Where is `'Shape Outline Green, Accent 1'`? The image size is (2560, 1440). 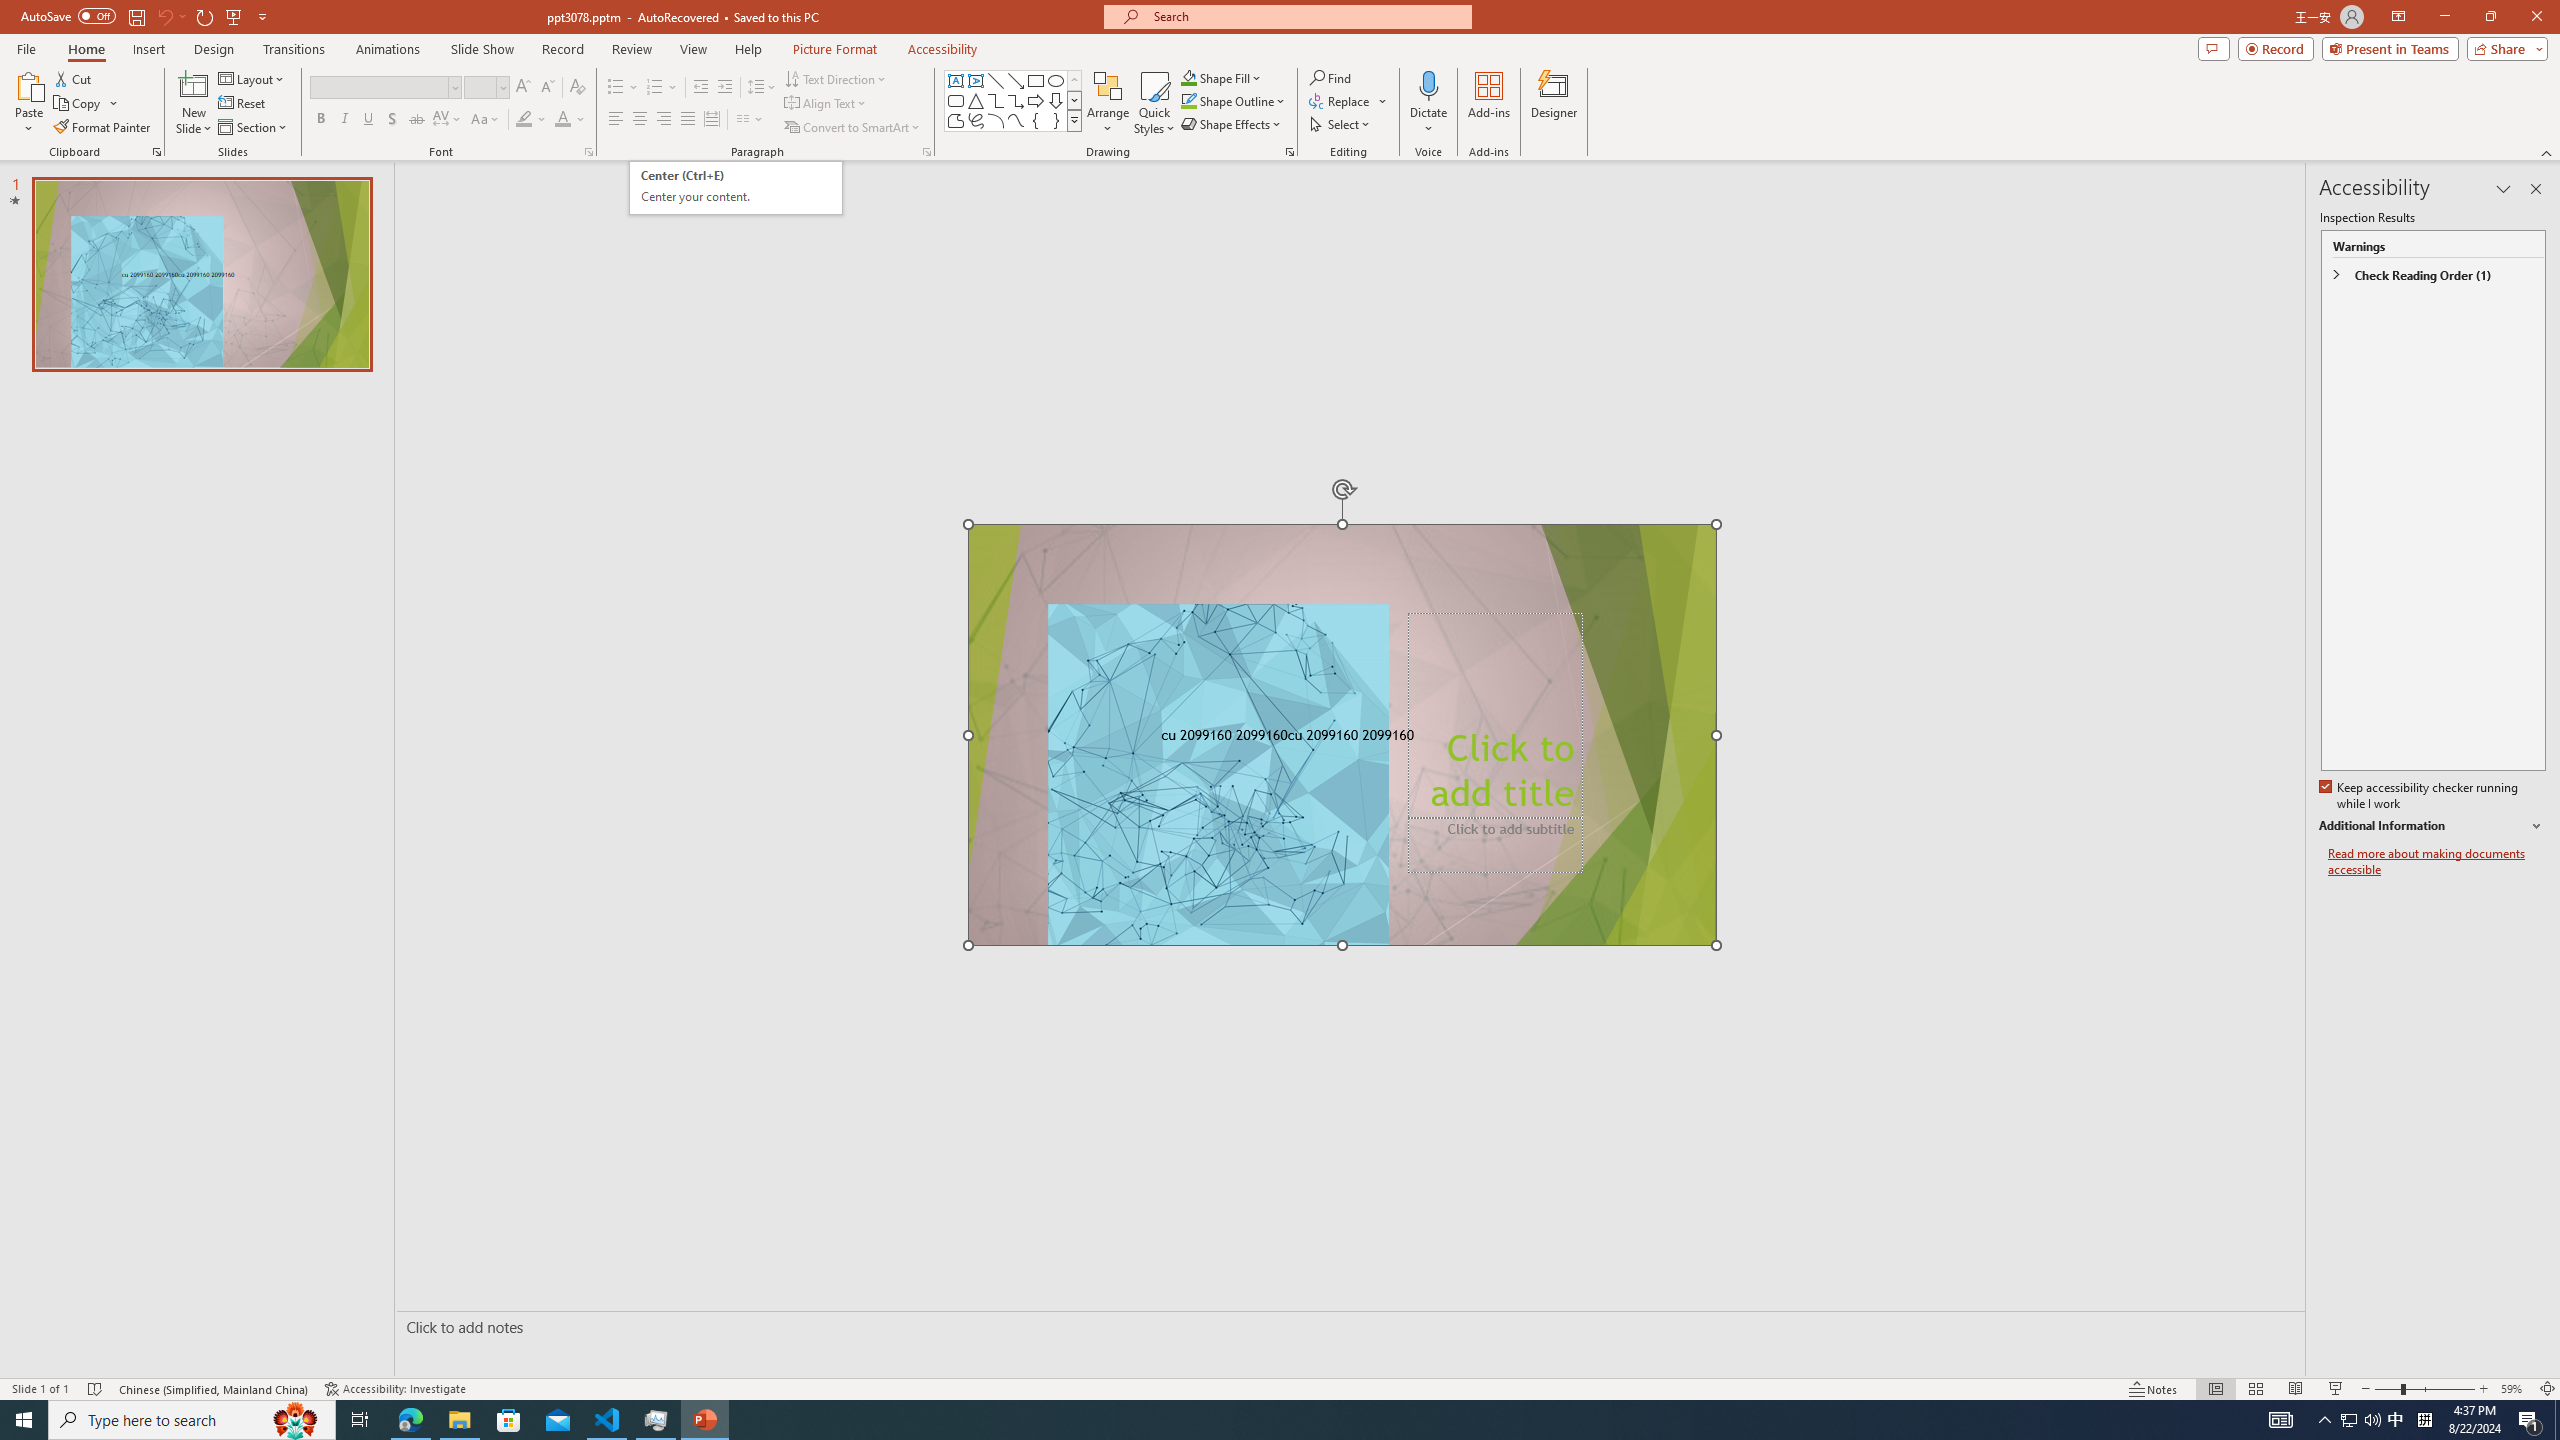
'Shape Outline Green, Accent 1' is located at coordinates (1189, 99).